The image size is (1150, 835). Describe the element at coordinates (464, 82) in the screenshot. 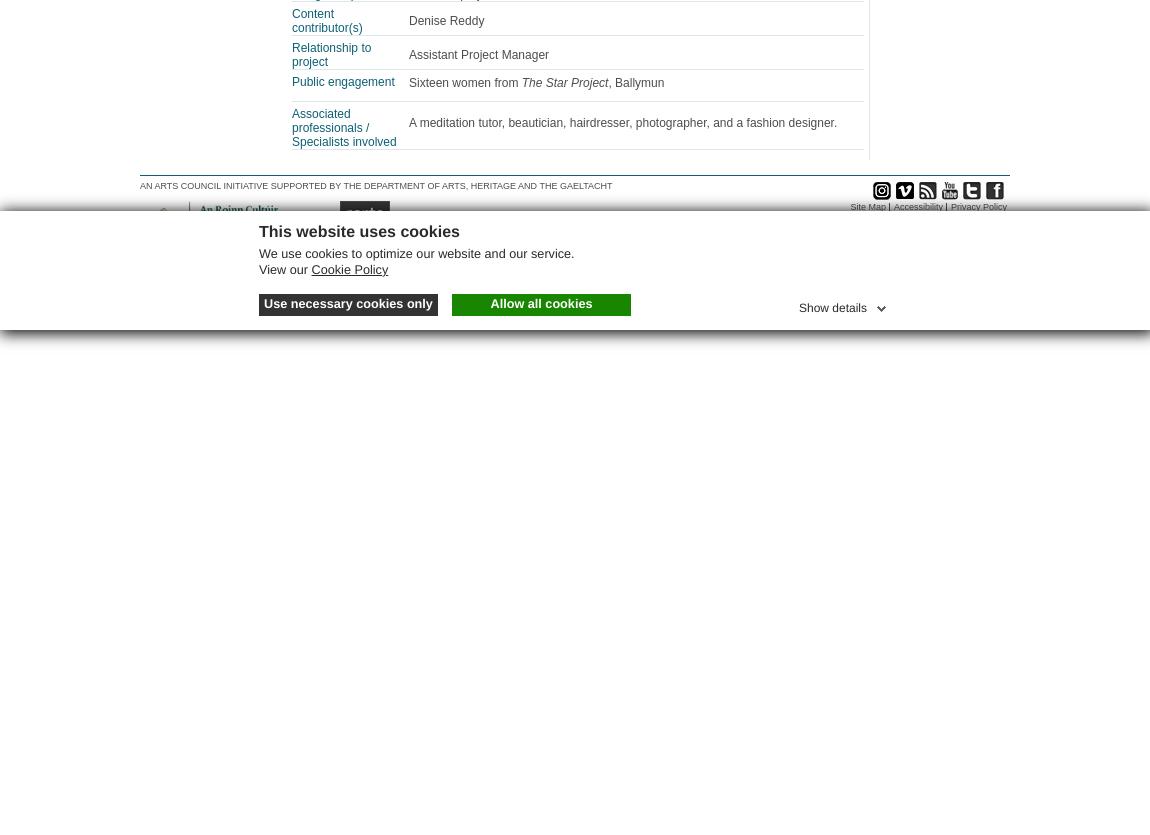

I see `'Sixteen women from'` at that location.